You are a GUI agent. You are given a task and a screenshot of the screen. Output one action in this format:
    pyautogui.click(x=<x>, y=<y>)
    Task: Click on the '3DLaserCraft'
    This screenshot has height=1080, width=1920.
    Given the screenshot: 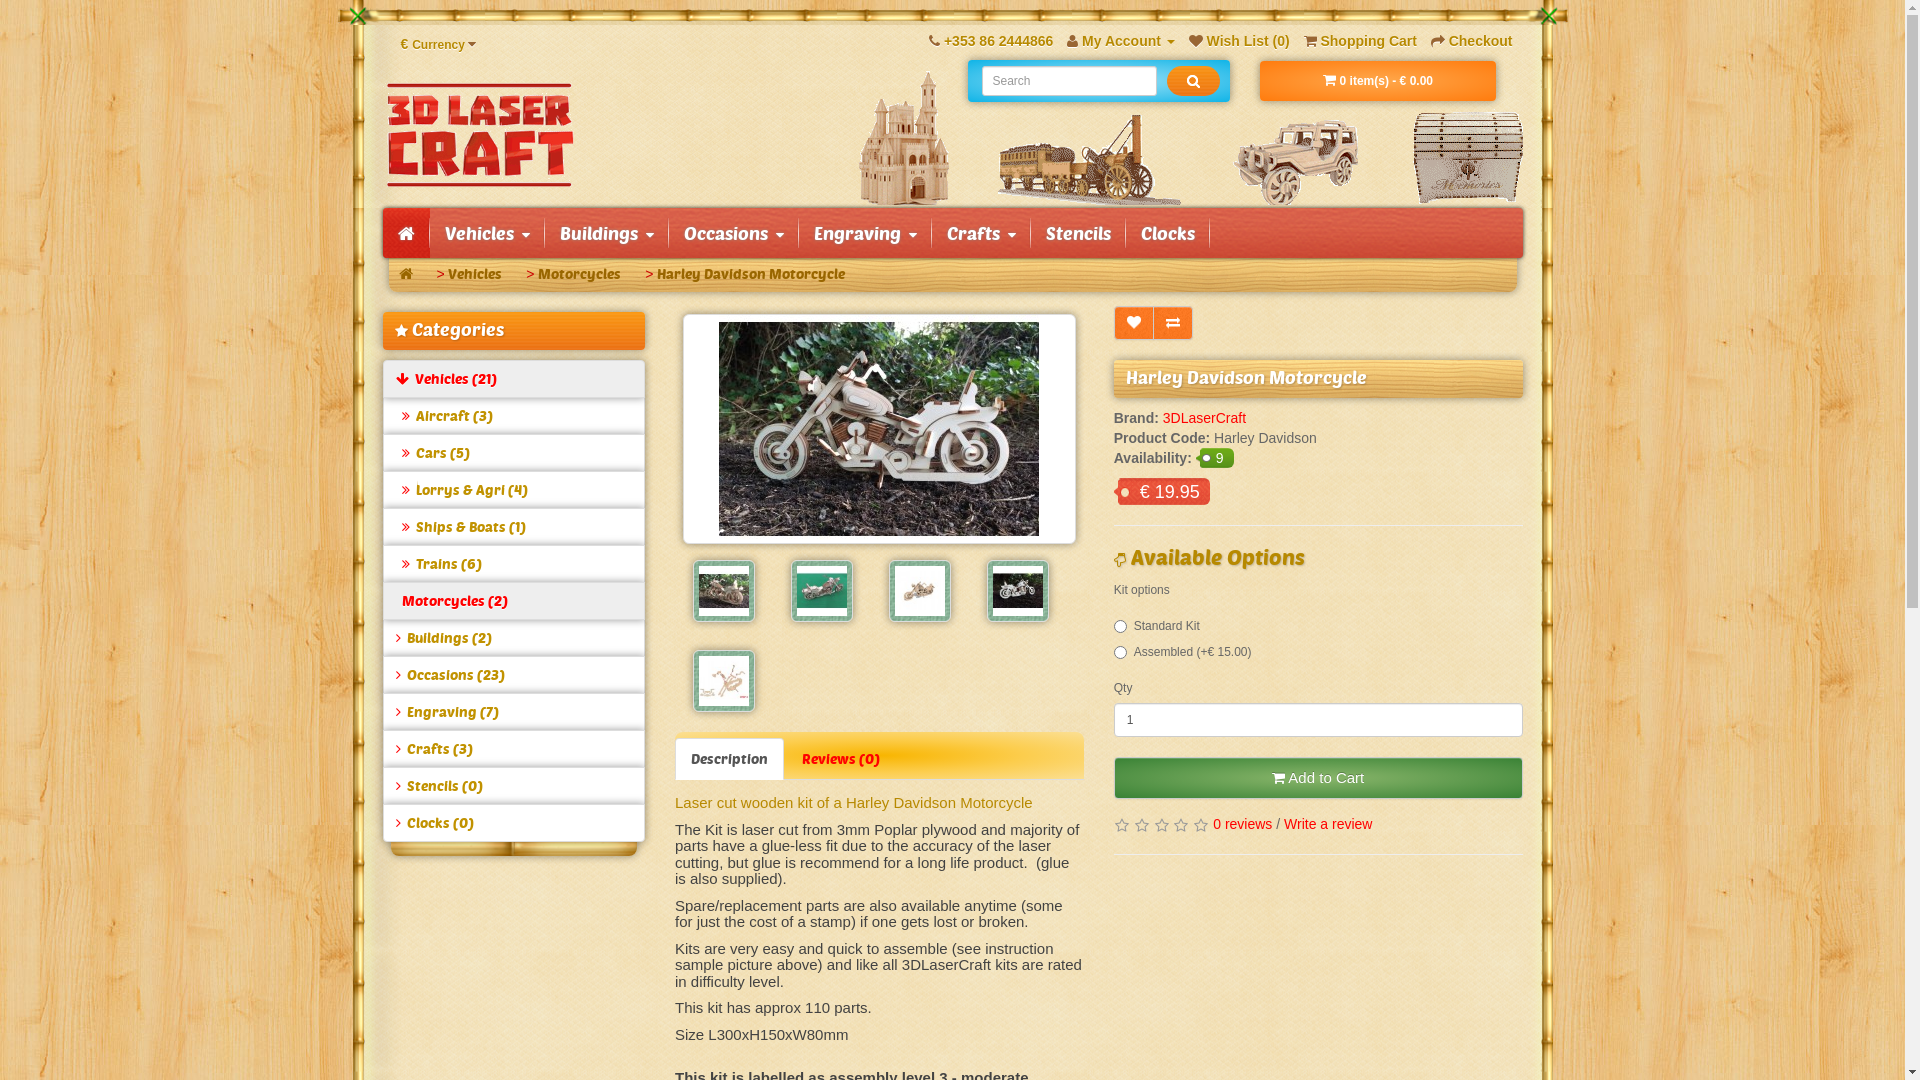 What is the action you would take?
    pyautogui.click(x=478, y=135)
    